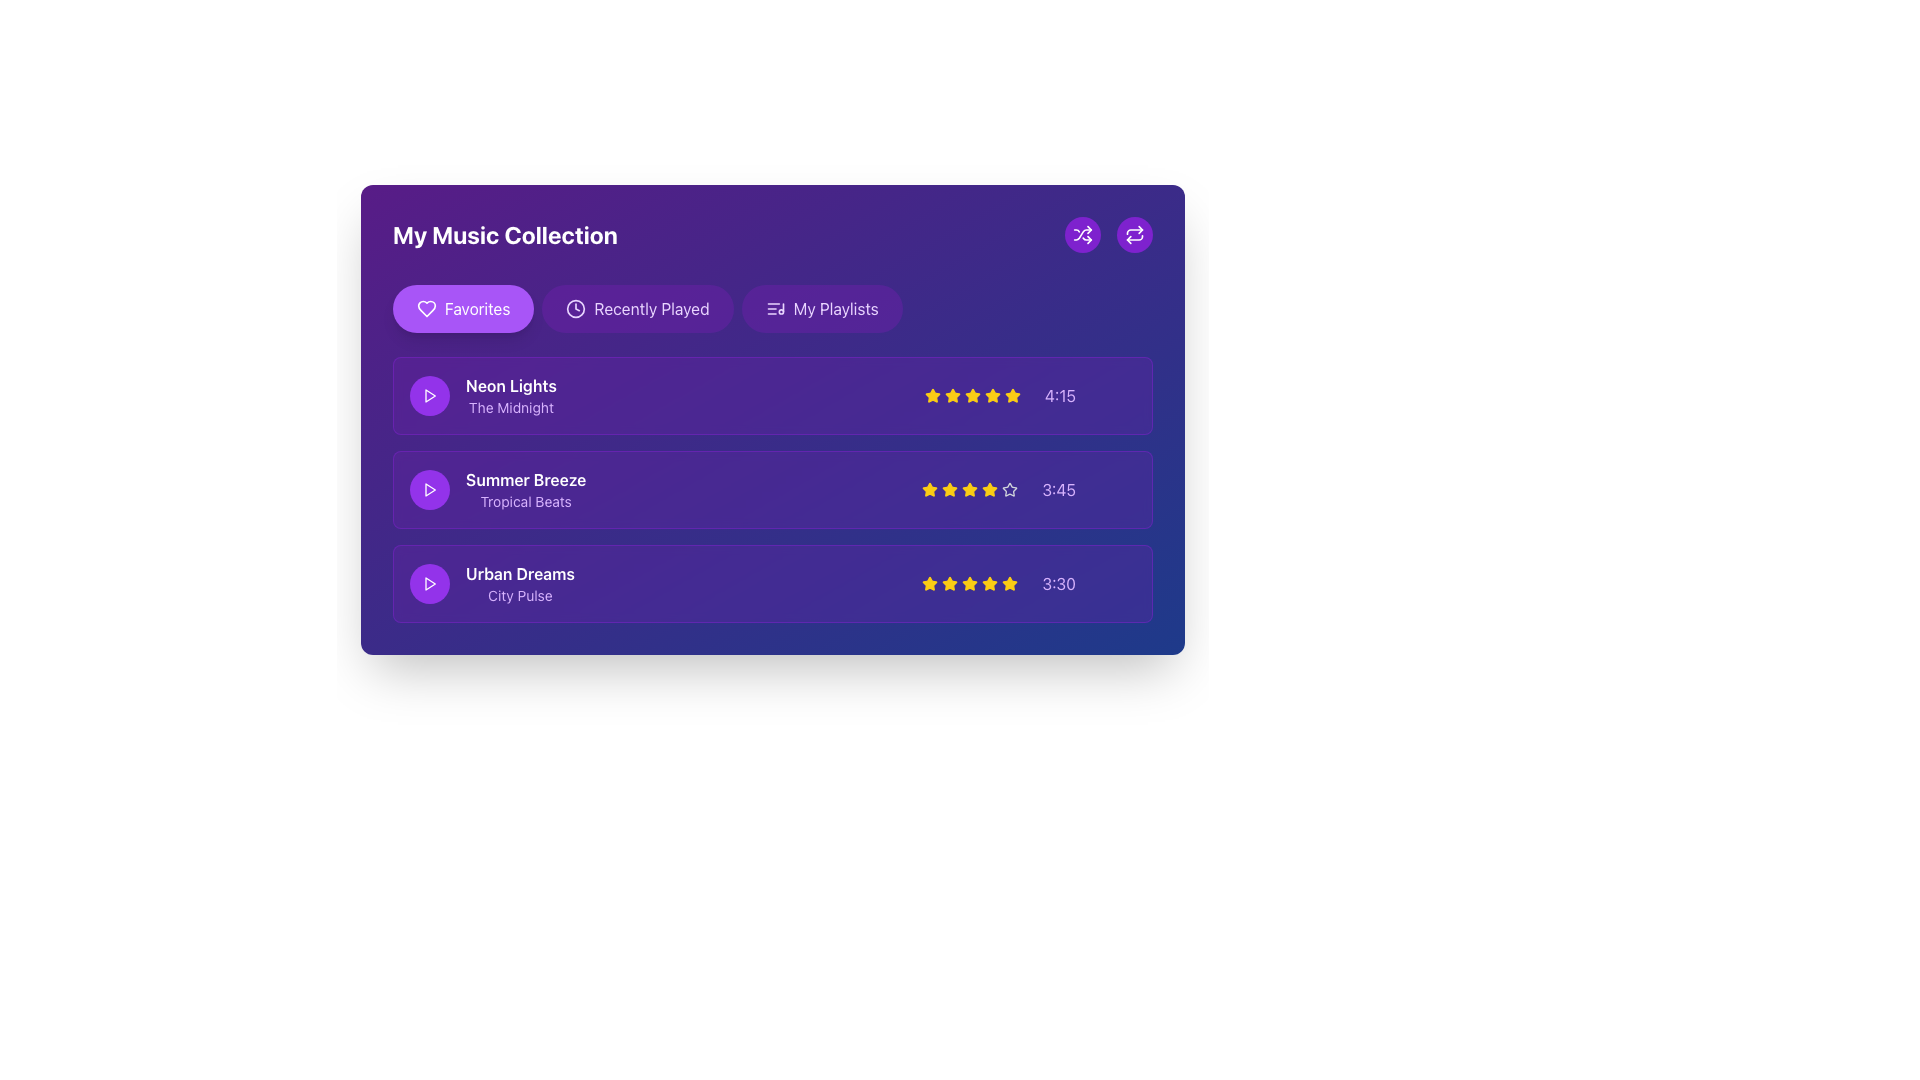  I want to click on title of the music track displayed in the text label located in the first row of the song list, positioned above the subtitle 'The Midnight', so click(511, 385).